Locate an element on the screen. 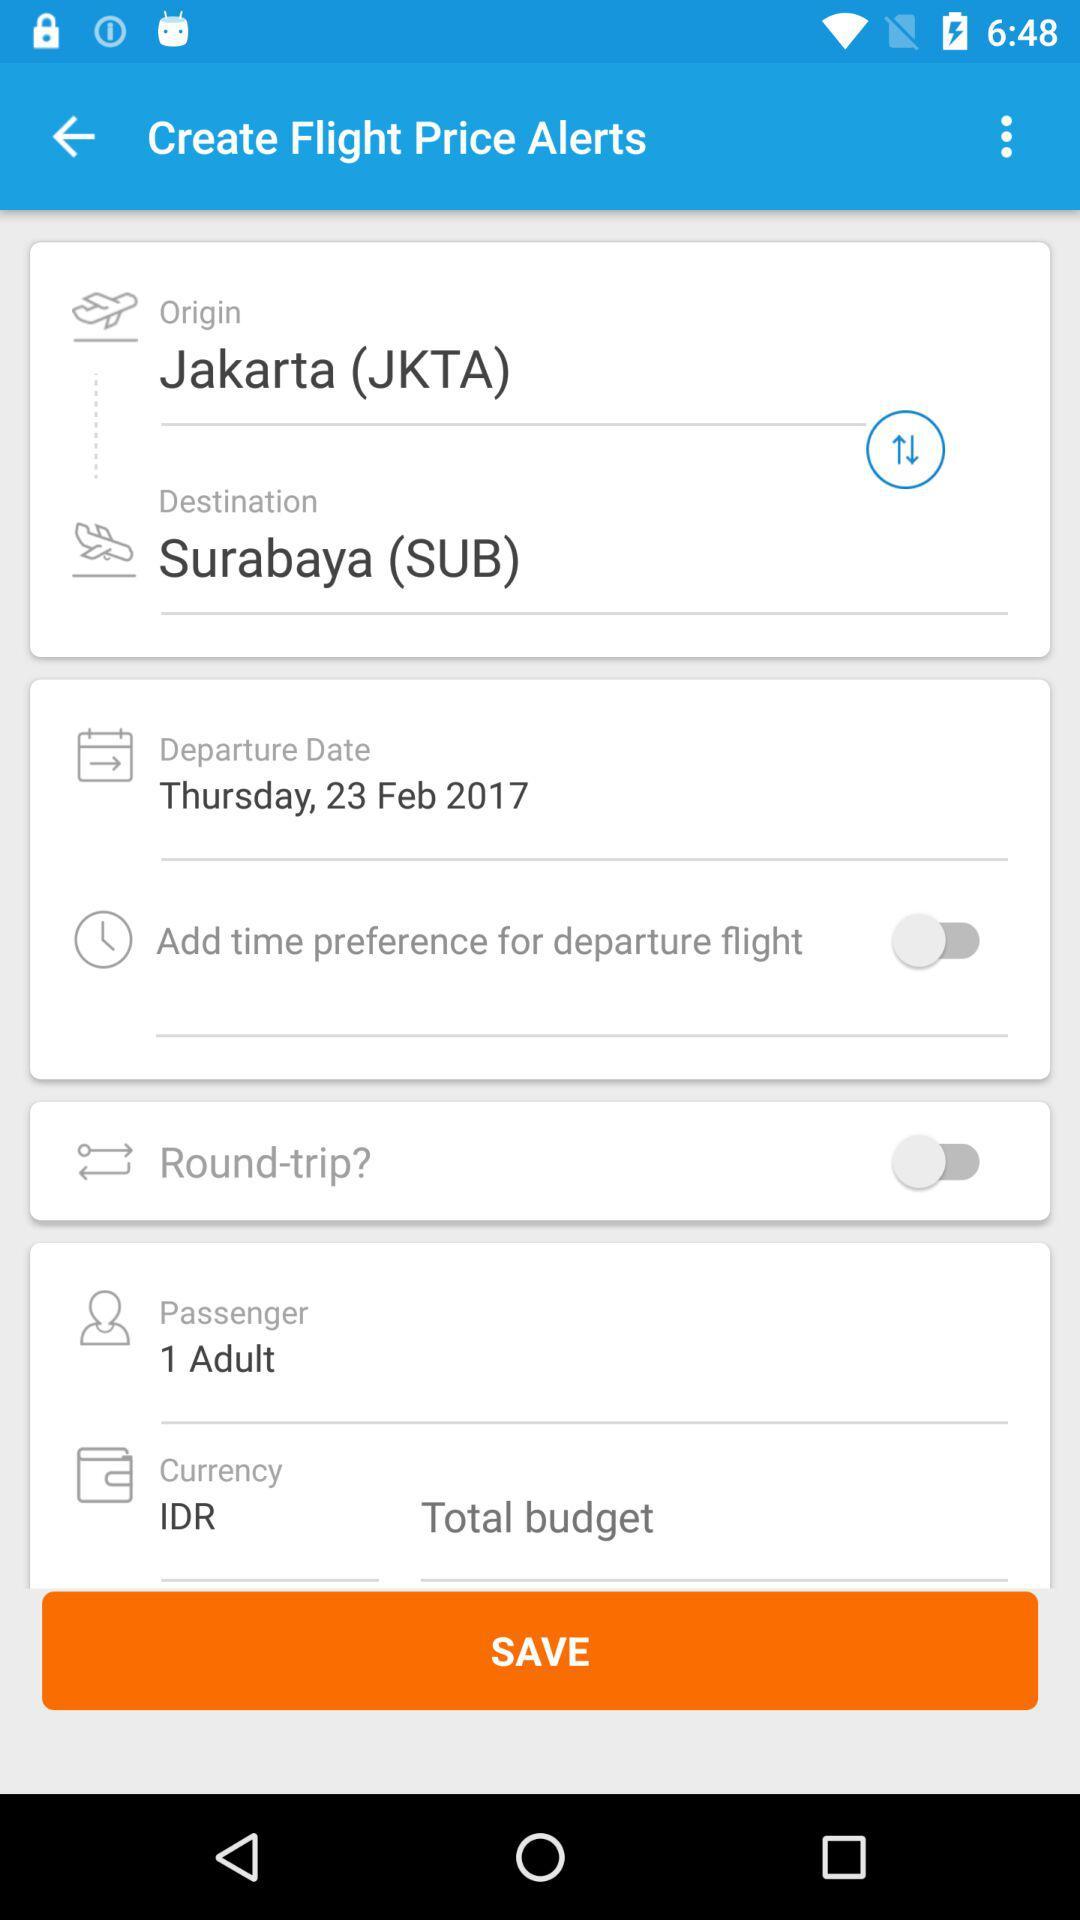 The height and width of the screenshot is (1920, 1080). setting is located at coordinates (1006, 135).